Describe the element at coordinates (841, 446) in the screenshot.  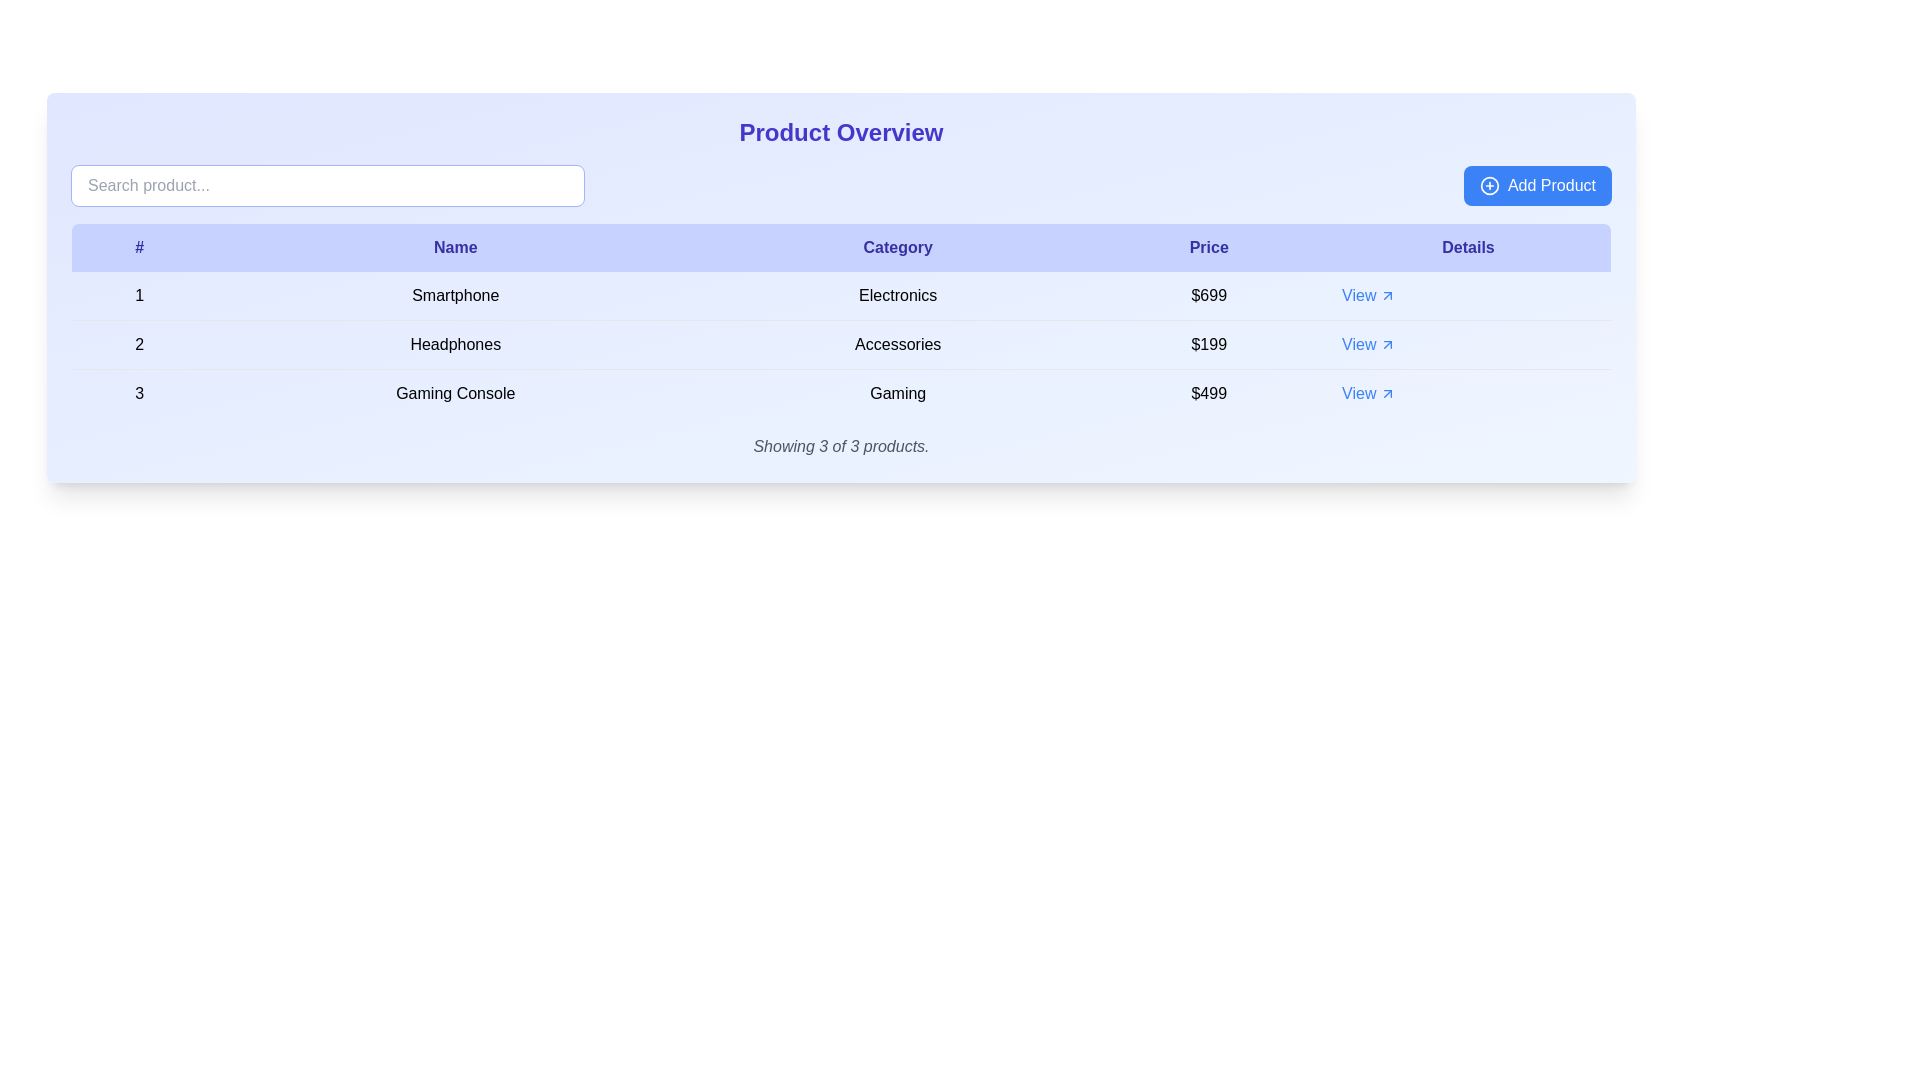
I see `the static text that displays the total number of products currently shown and available, located below the product table in the 'Product Overview' section` at that location.